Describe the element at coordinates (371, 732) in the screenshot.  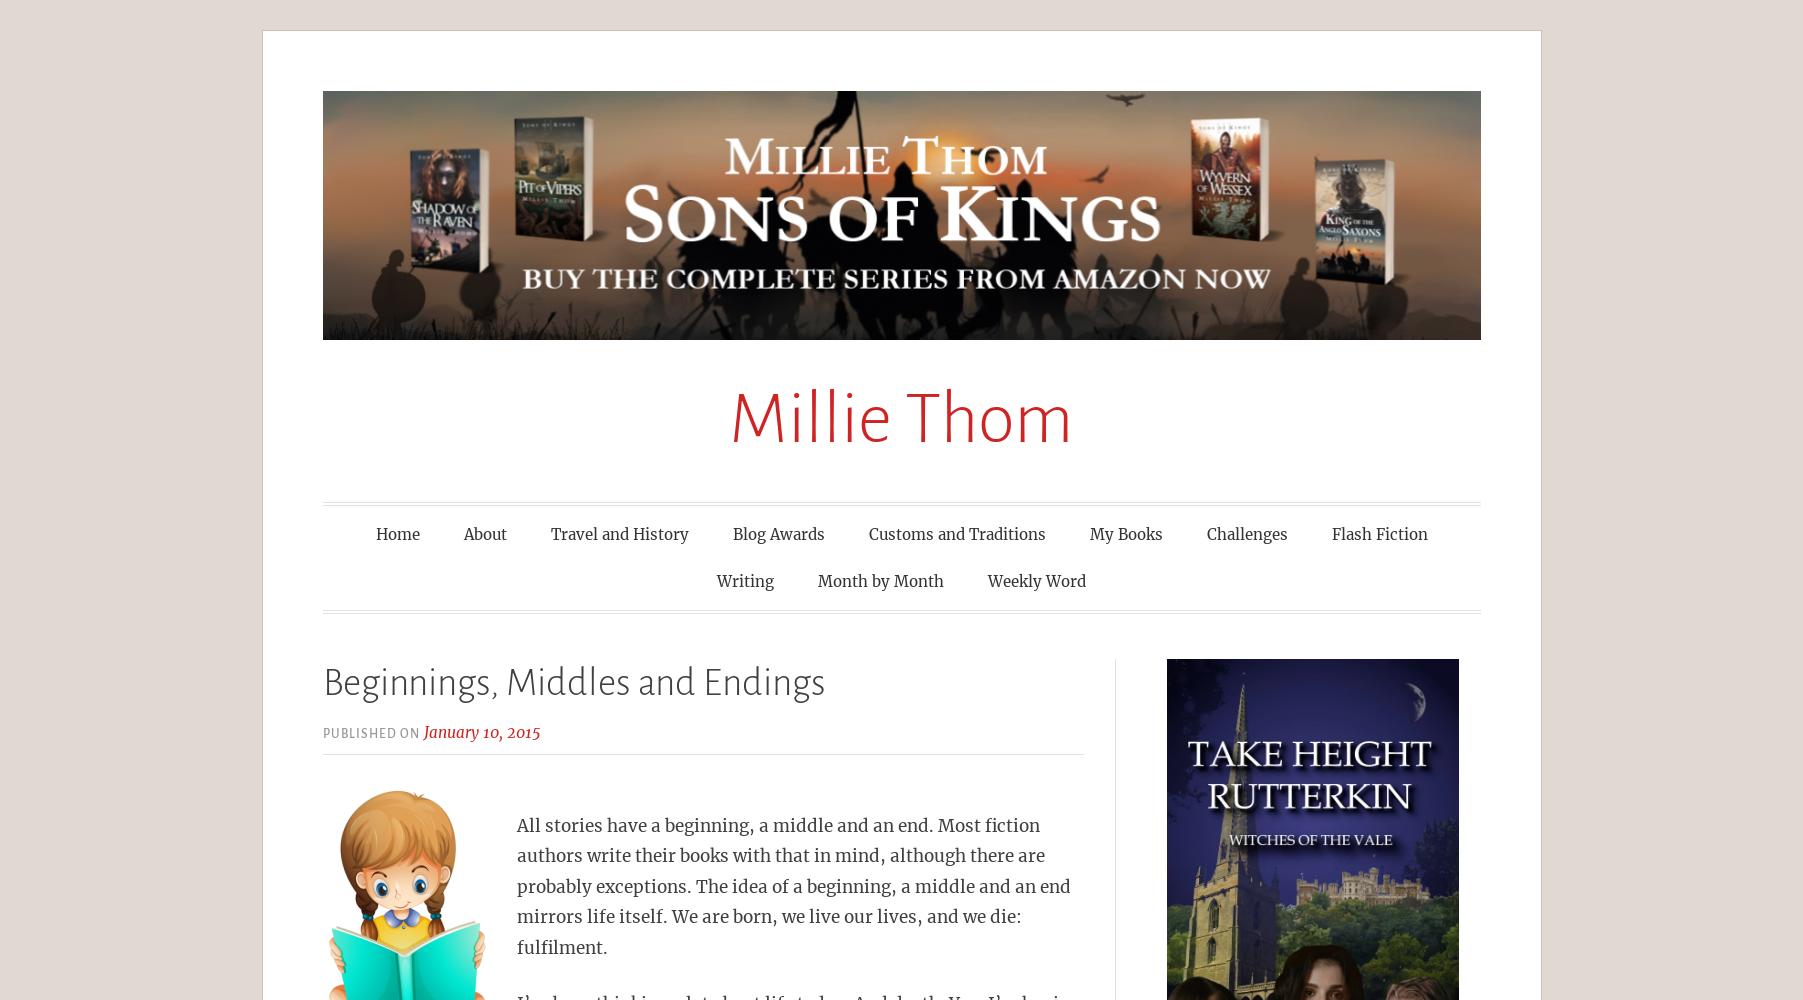
I see `'Published on'` at that location.